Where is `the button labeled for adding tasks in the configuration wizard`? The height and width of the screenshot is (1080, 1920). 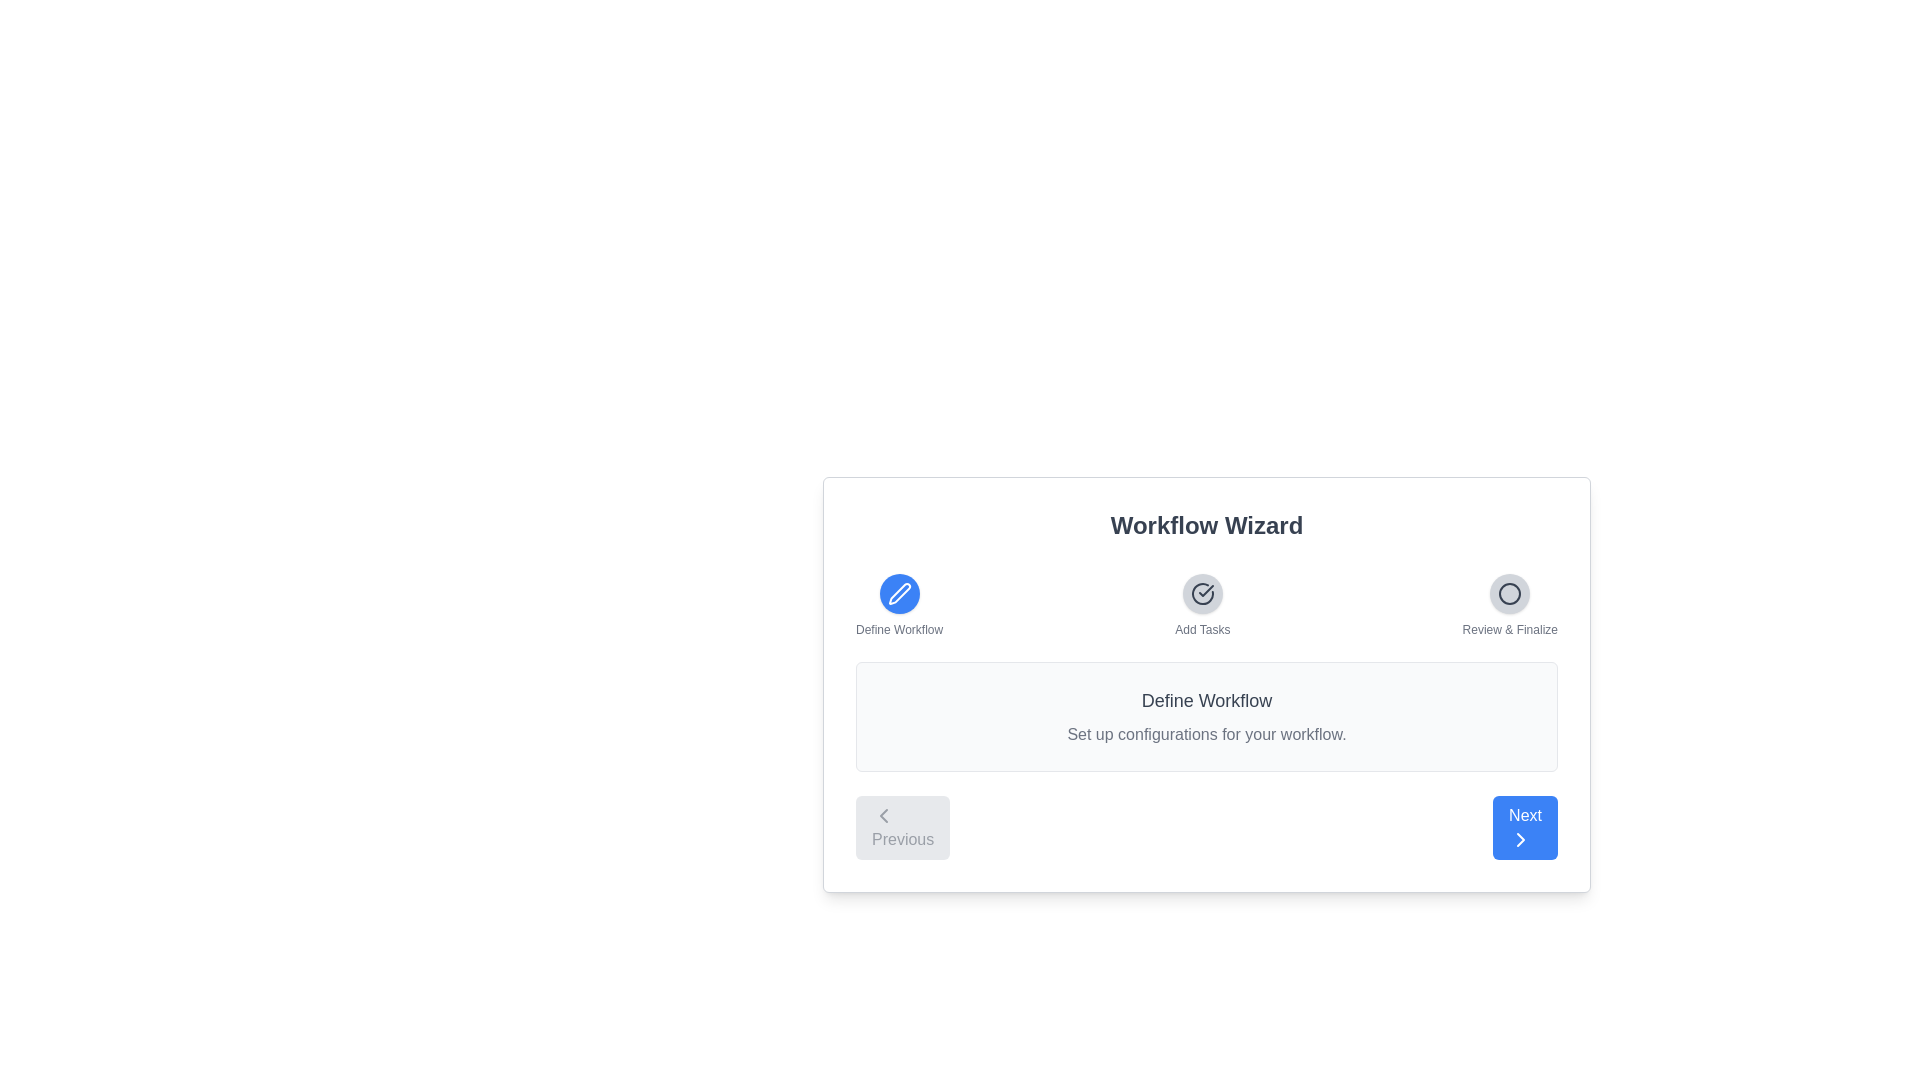 the button labeled for adding tasks in the configuration wizard is located at coordinates (1201, 604).